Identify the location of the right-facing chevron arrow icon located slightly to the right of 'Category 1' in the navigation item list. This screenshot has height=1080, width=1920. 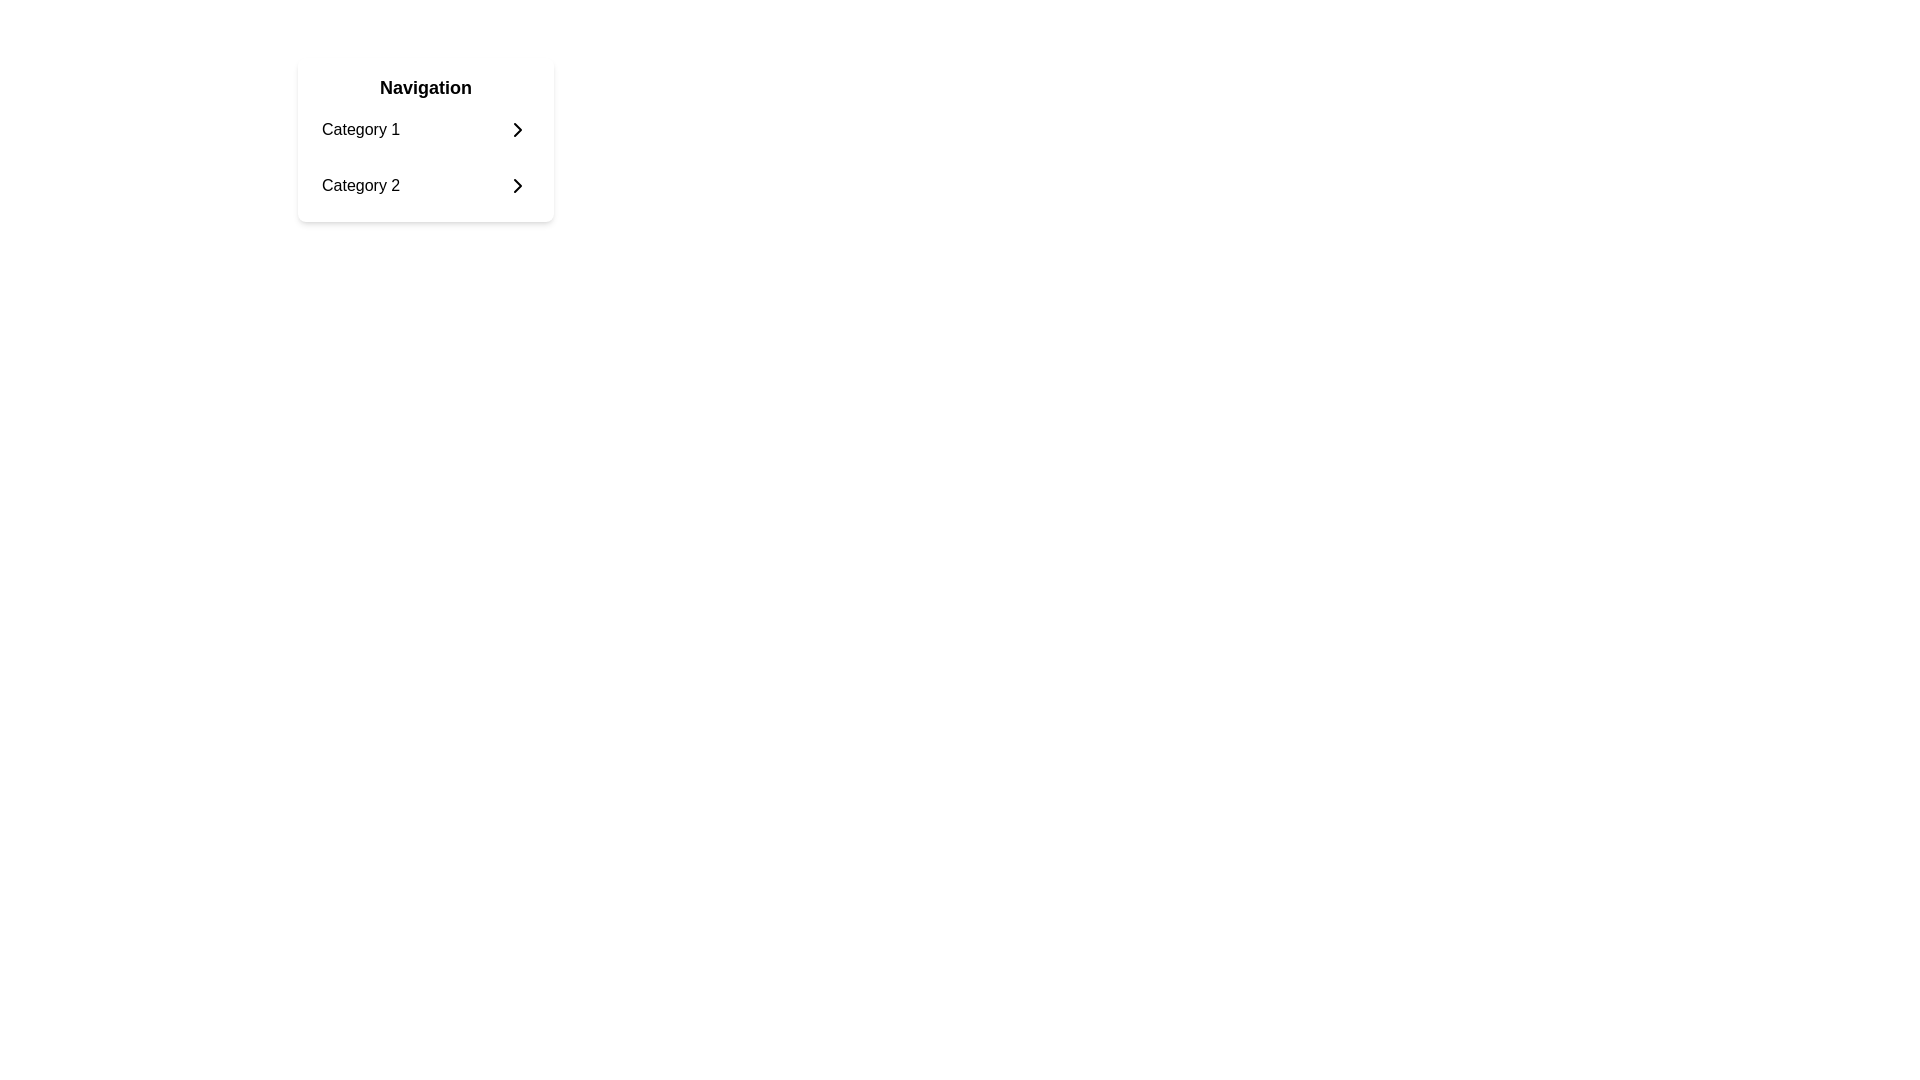
(518, 130).